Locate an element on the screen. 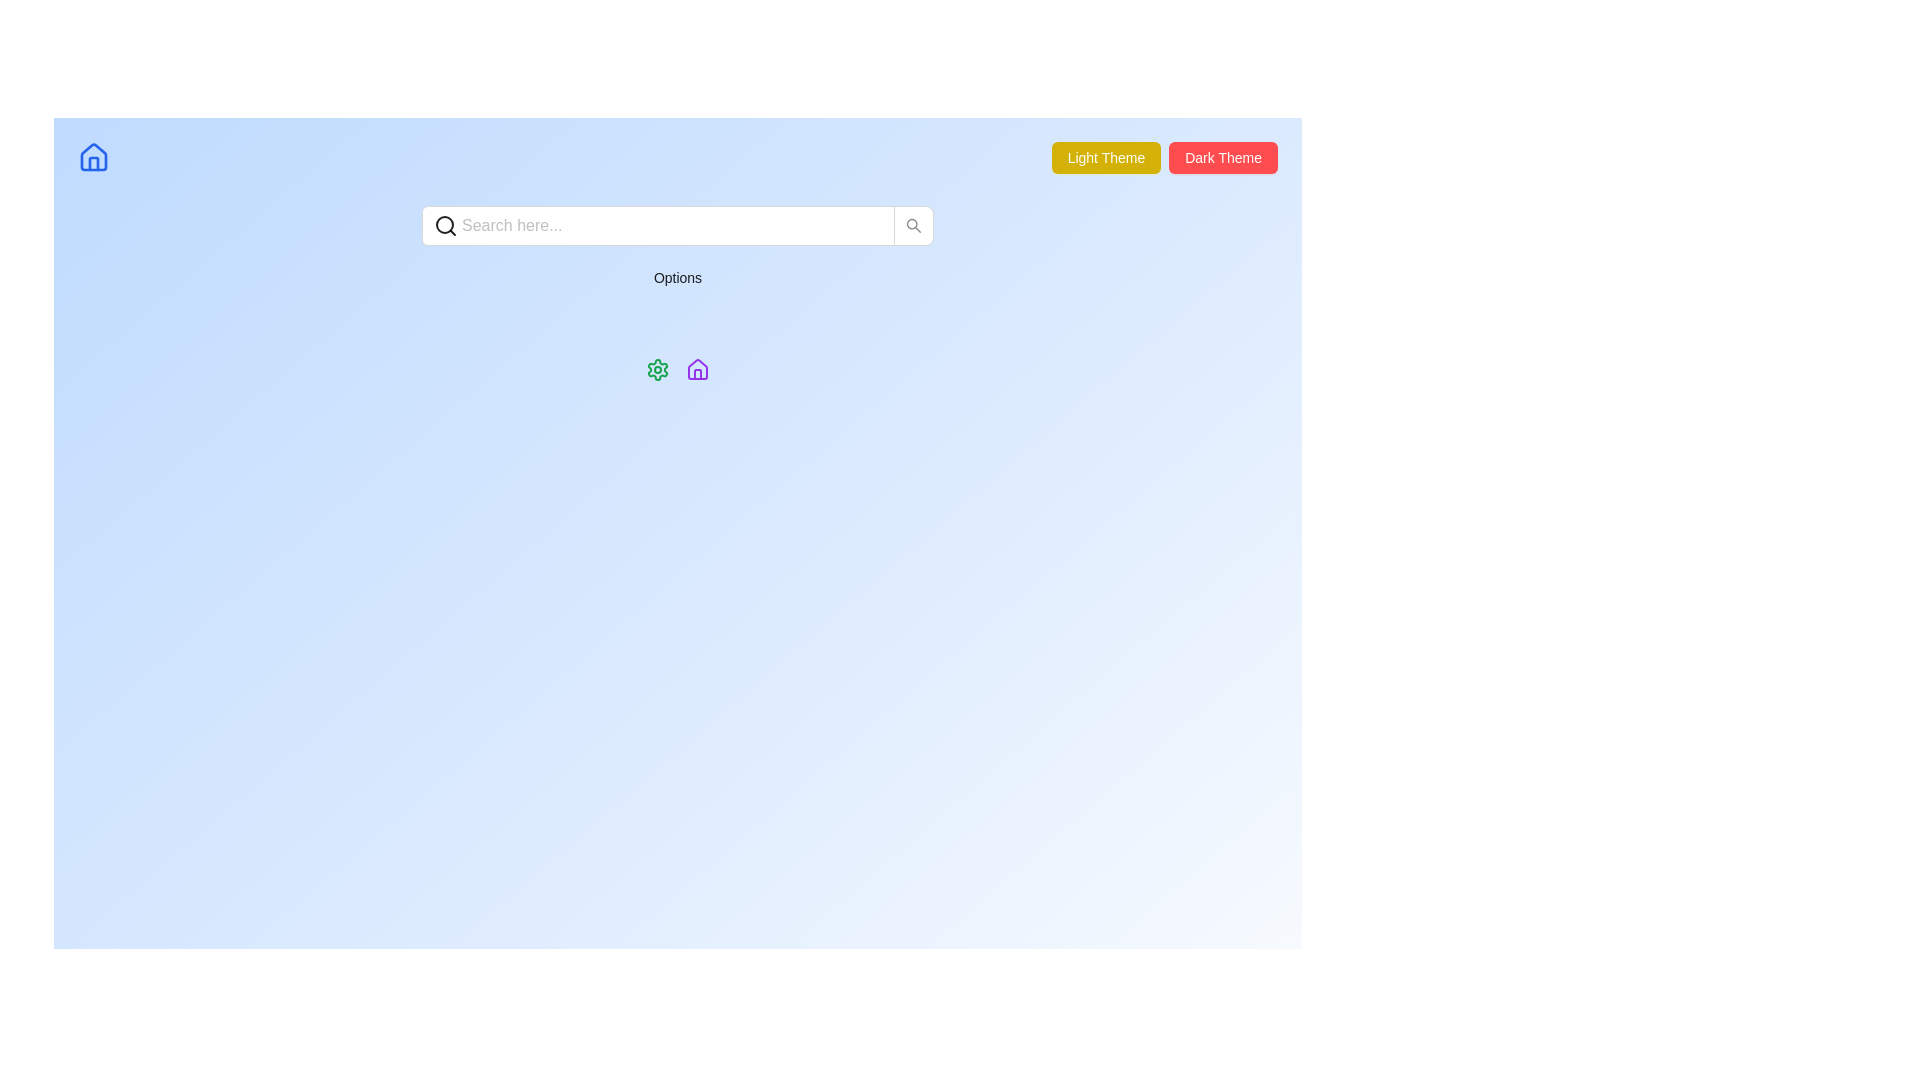 The image size is (1920, 1080). the light theme button located at the top-right corner of the interface is located at coordinates (1105, 157).